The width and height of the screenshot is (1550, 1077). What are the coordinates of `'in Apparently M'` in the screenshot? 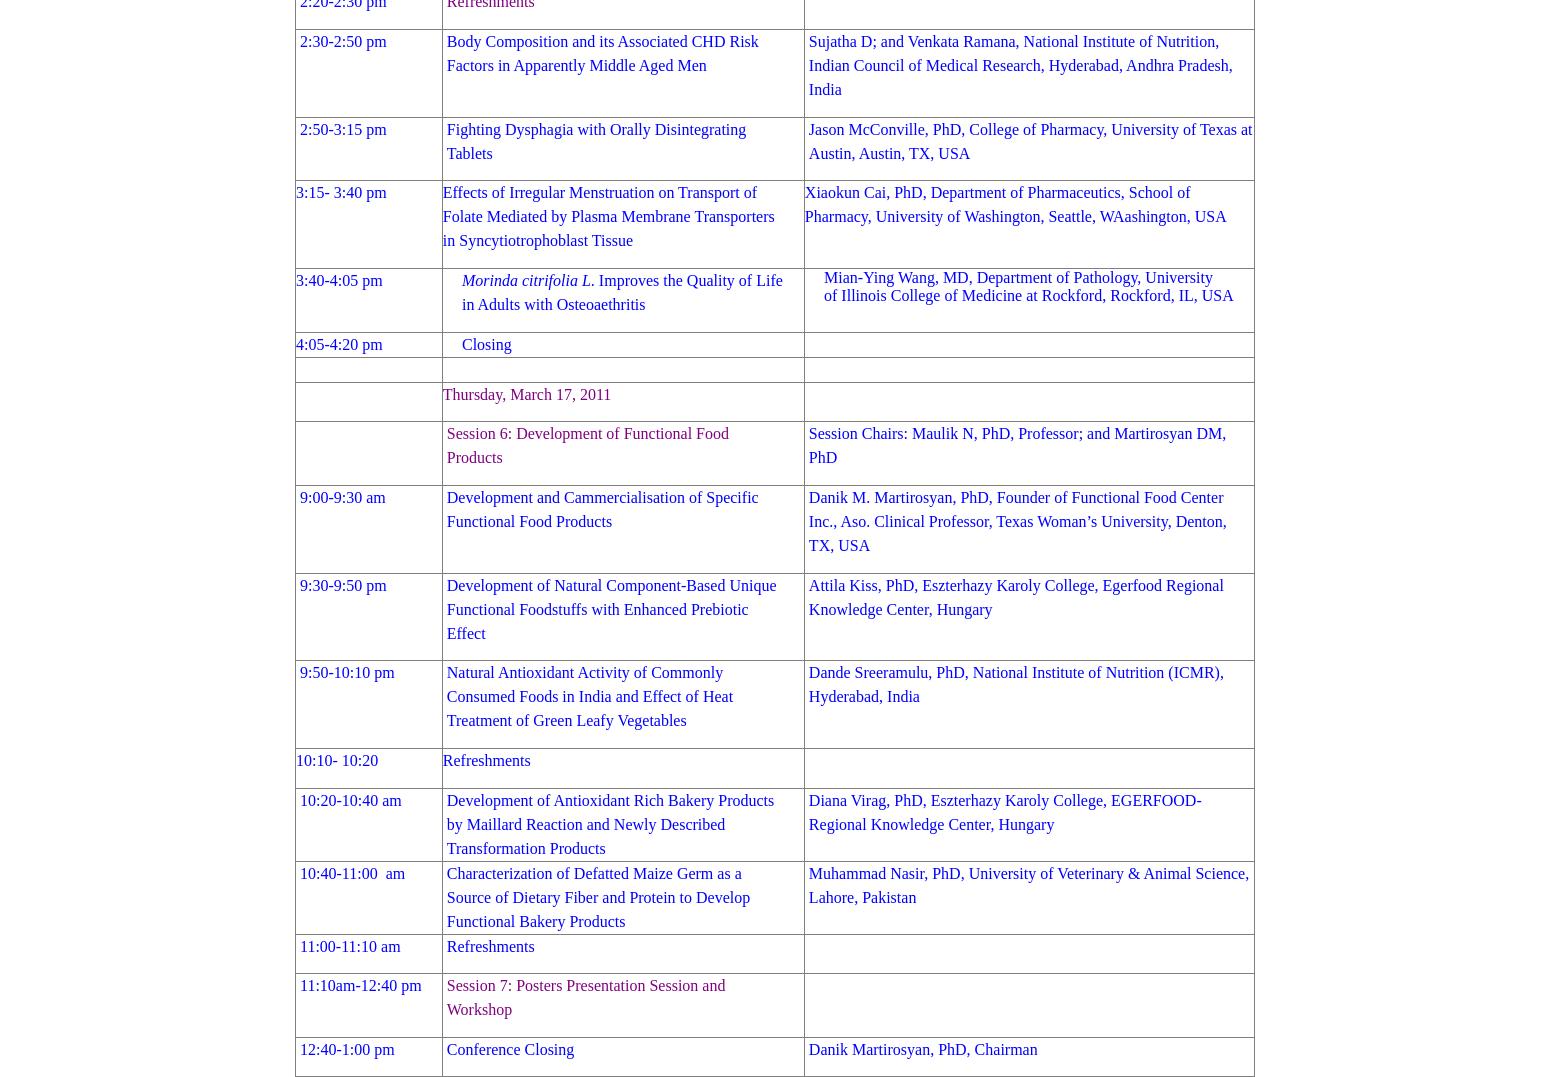 It's located at (547, 64).